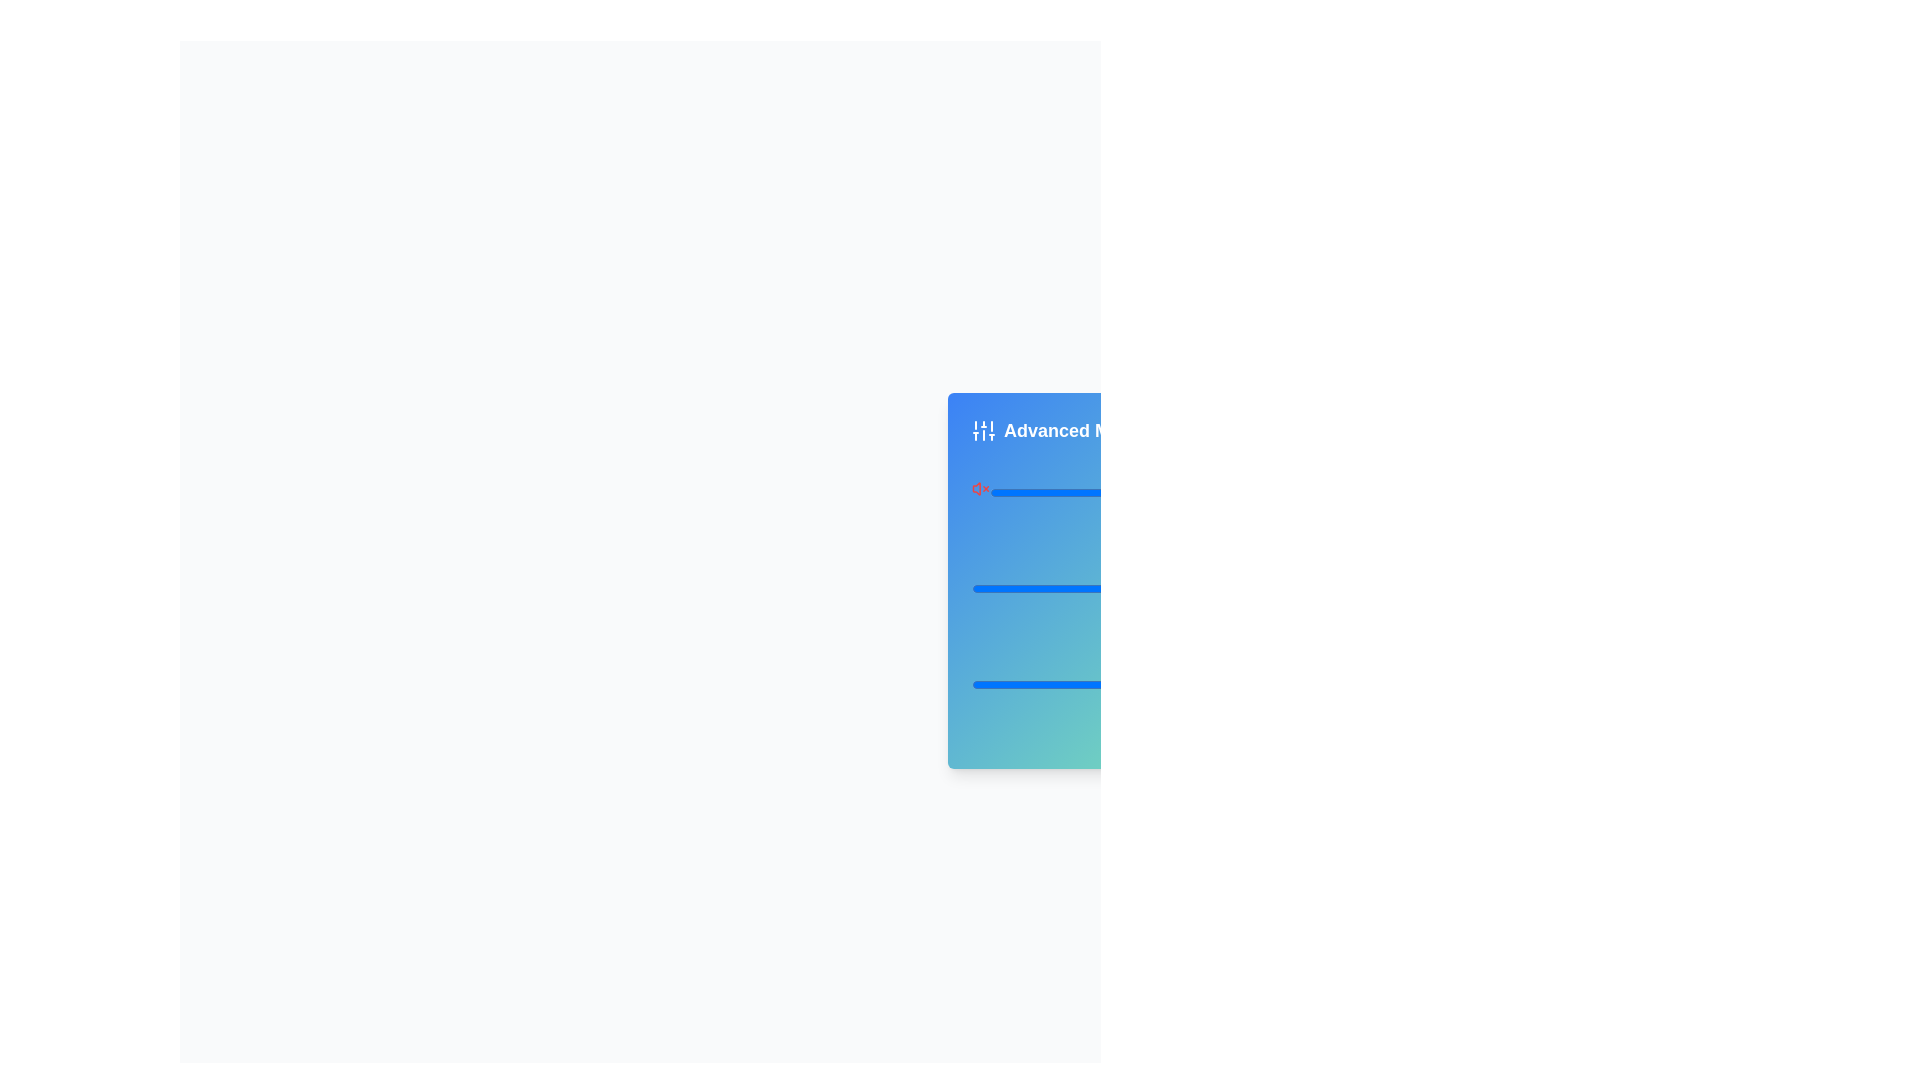 The image size is (1920, 1080). What do you see at coordinates (1015, 588) in the screenshot?
I see `the slider value` at bounding box center [1015, 588].